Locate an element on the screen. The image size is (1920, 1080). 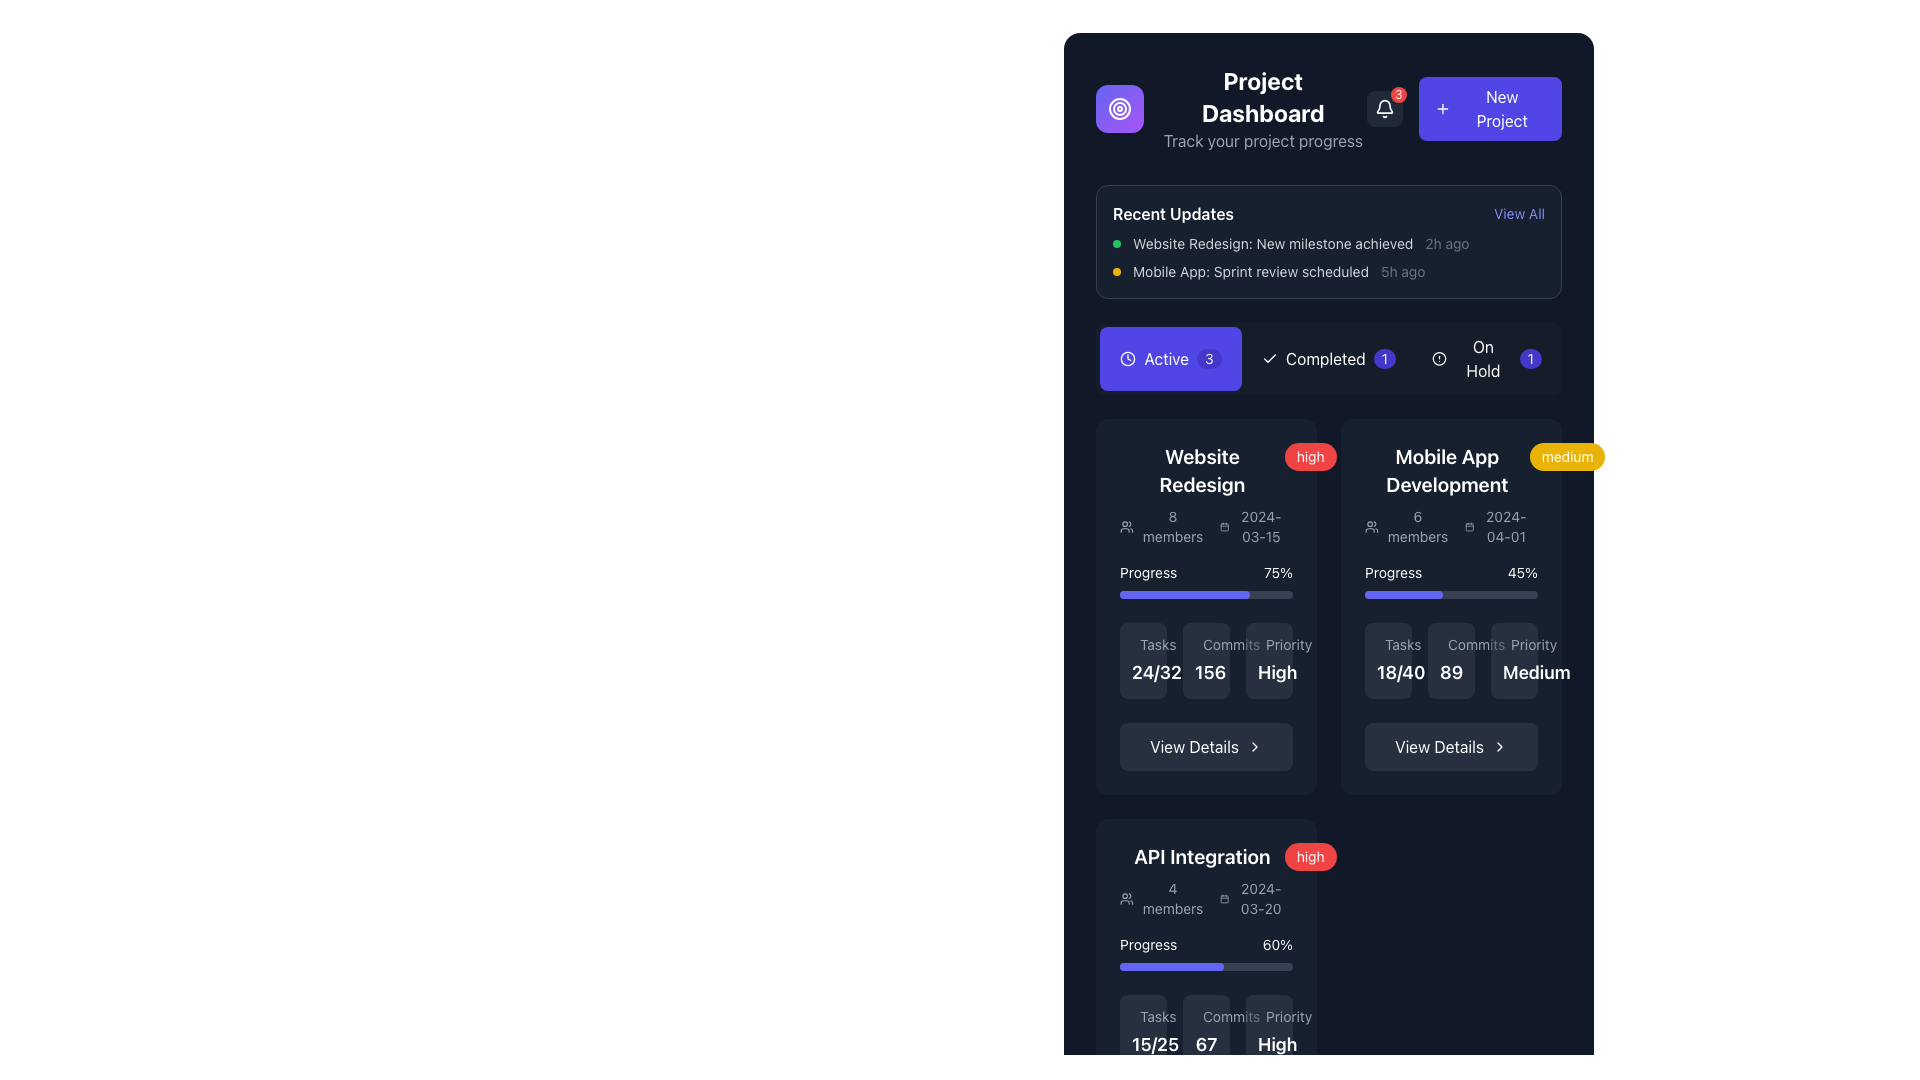
the informational label that provides information about the number of members and the date related to the 'API Integration' card, located in the bottom-left area below the heading and above the progress bar is located at coordinates (1201, 897).